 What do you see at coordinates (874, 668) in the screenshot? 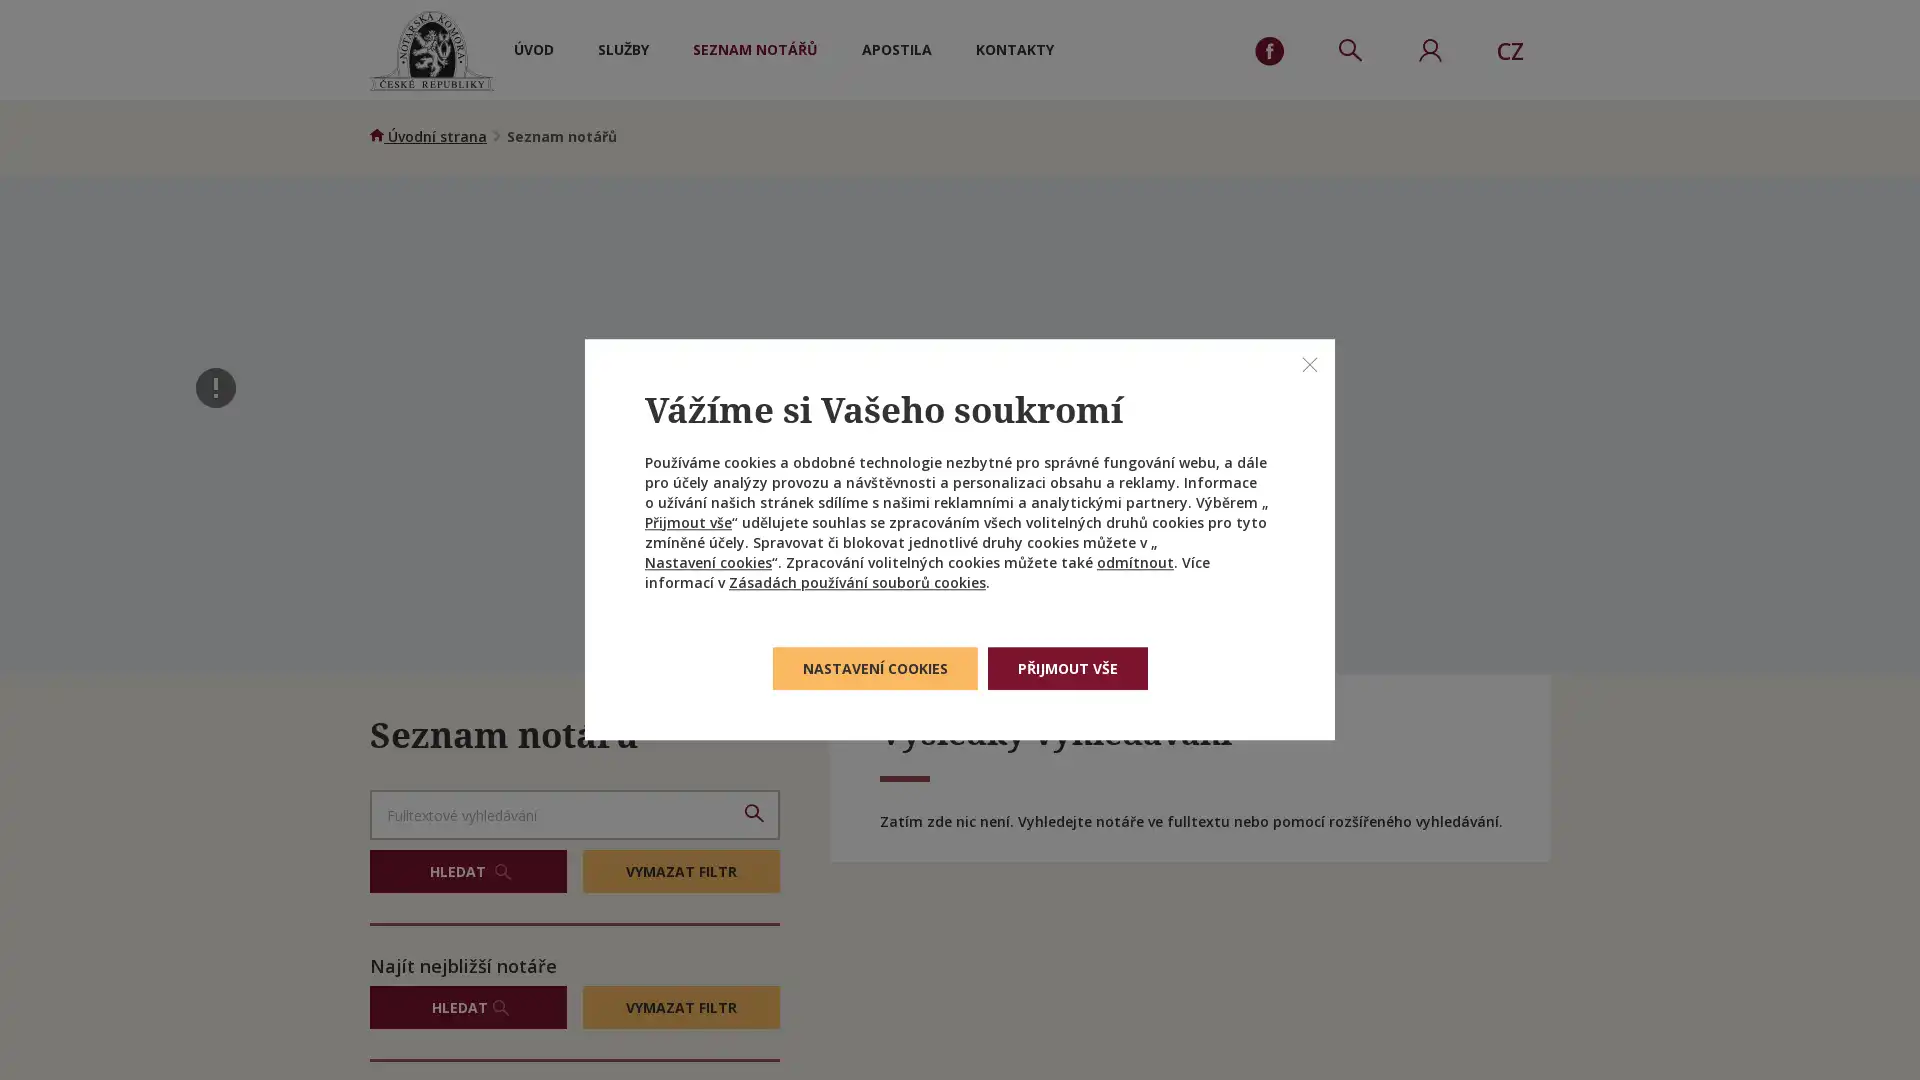
I see `Nastaveni cookies` at bounding box center [874, 668].